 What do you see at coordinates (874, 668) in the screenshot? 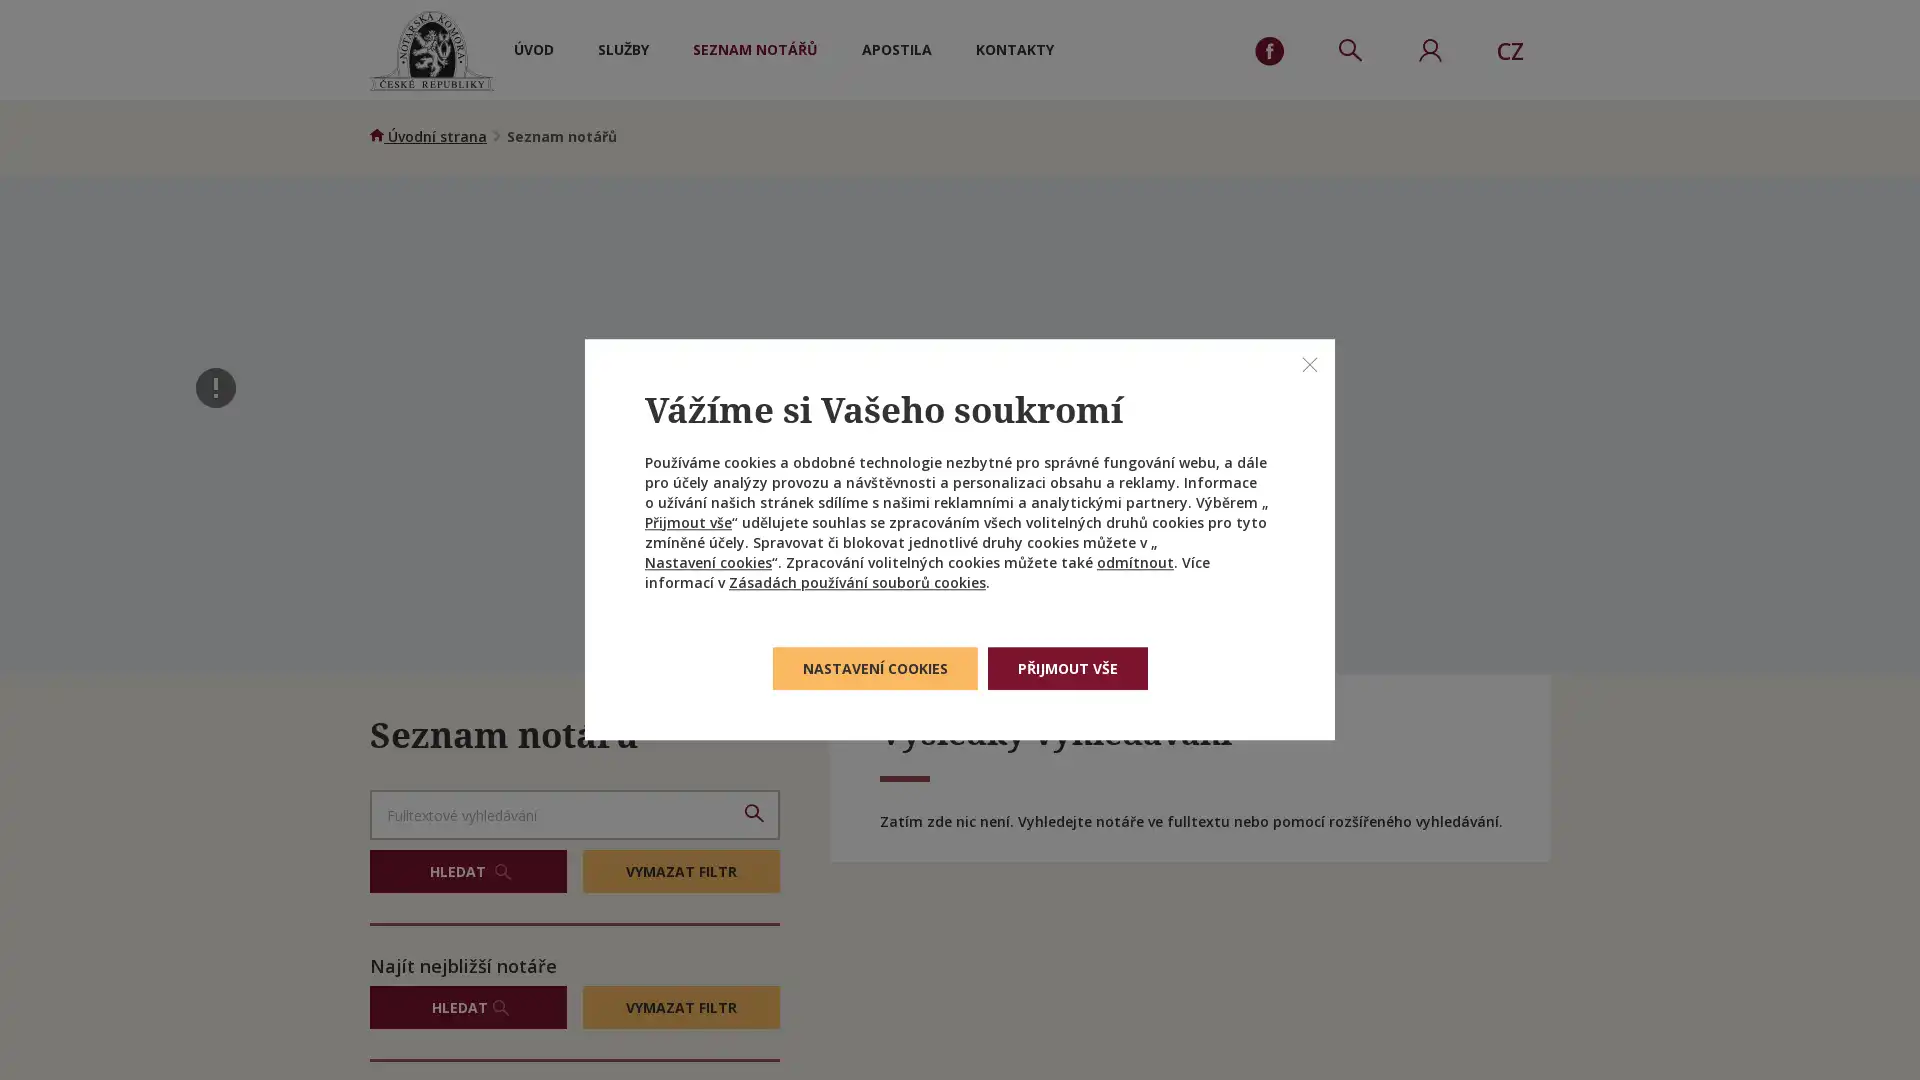
I see `Nastaveni cookies` at bounding box center [874, 668].